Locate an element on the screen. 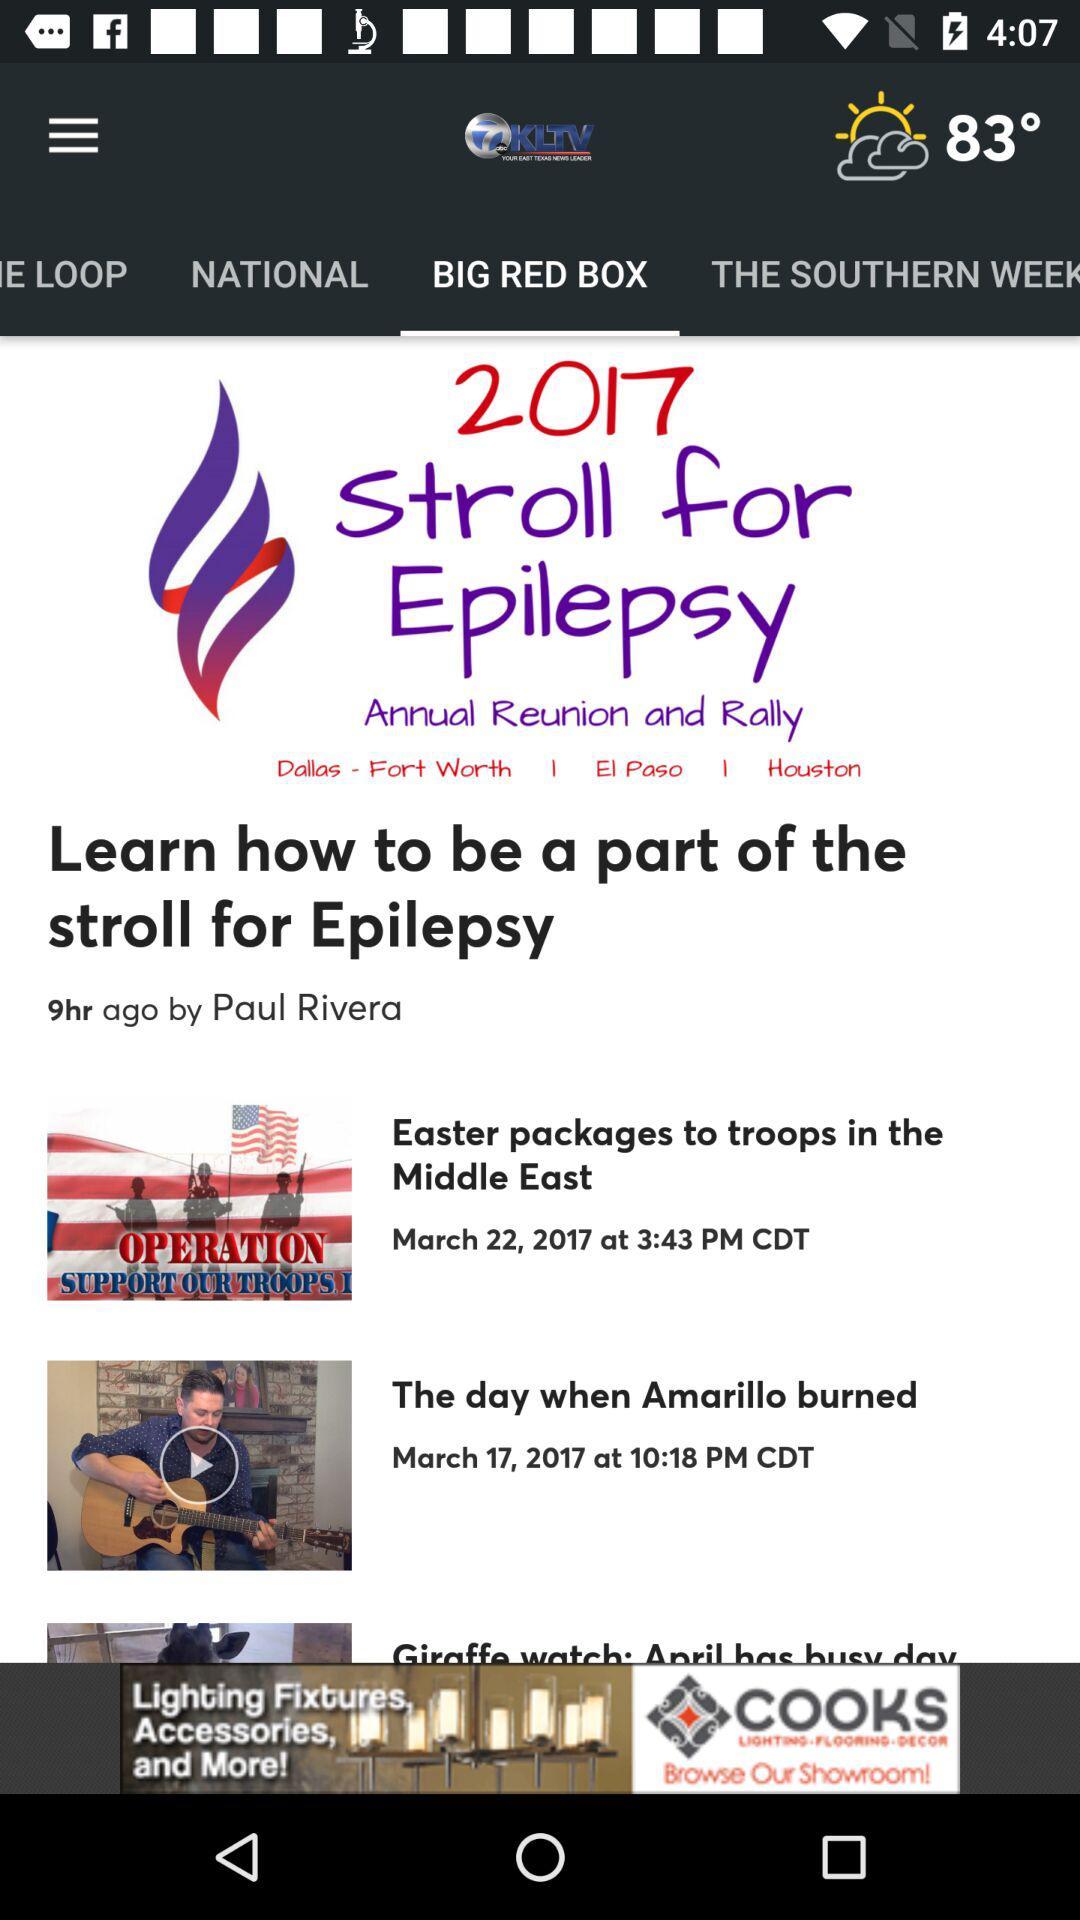  advertisements website is located at coordinates (540, 1727).